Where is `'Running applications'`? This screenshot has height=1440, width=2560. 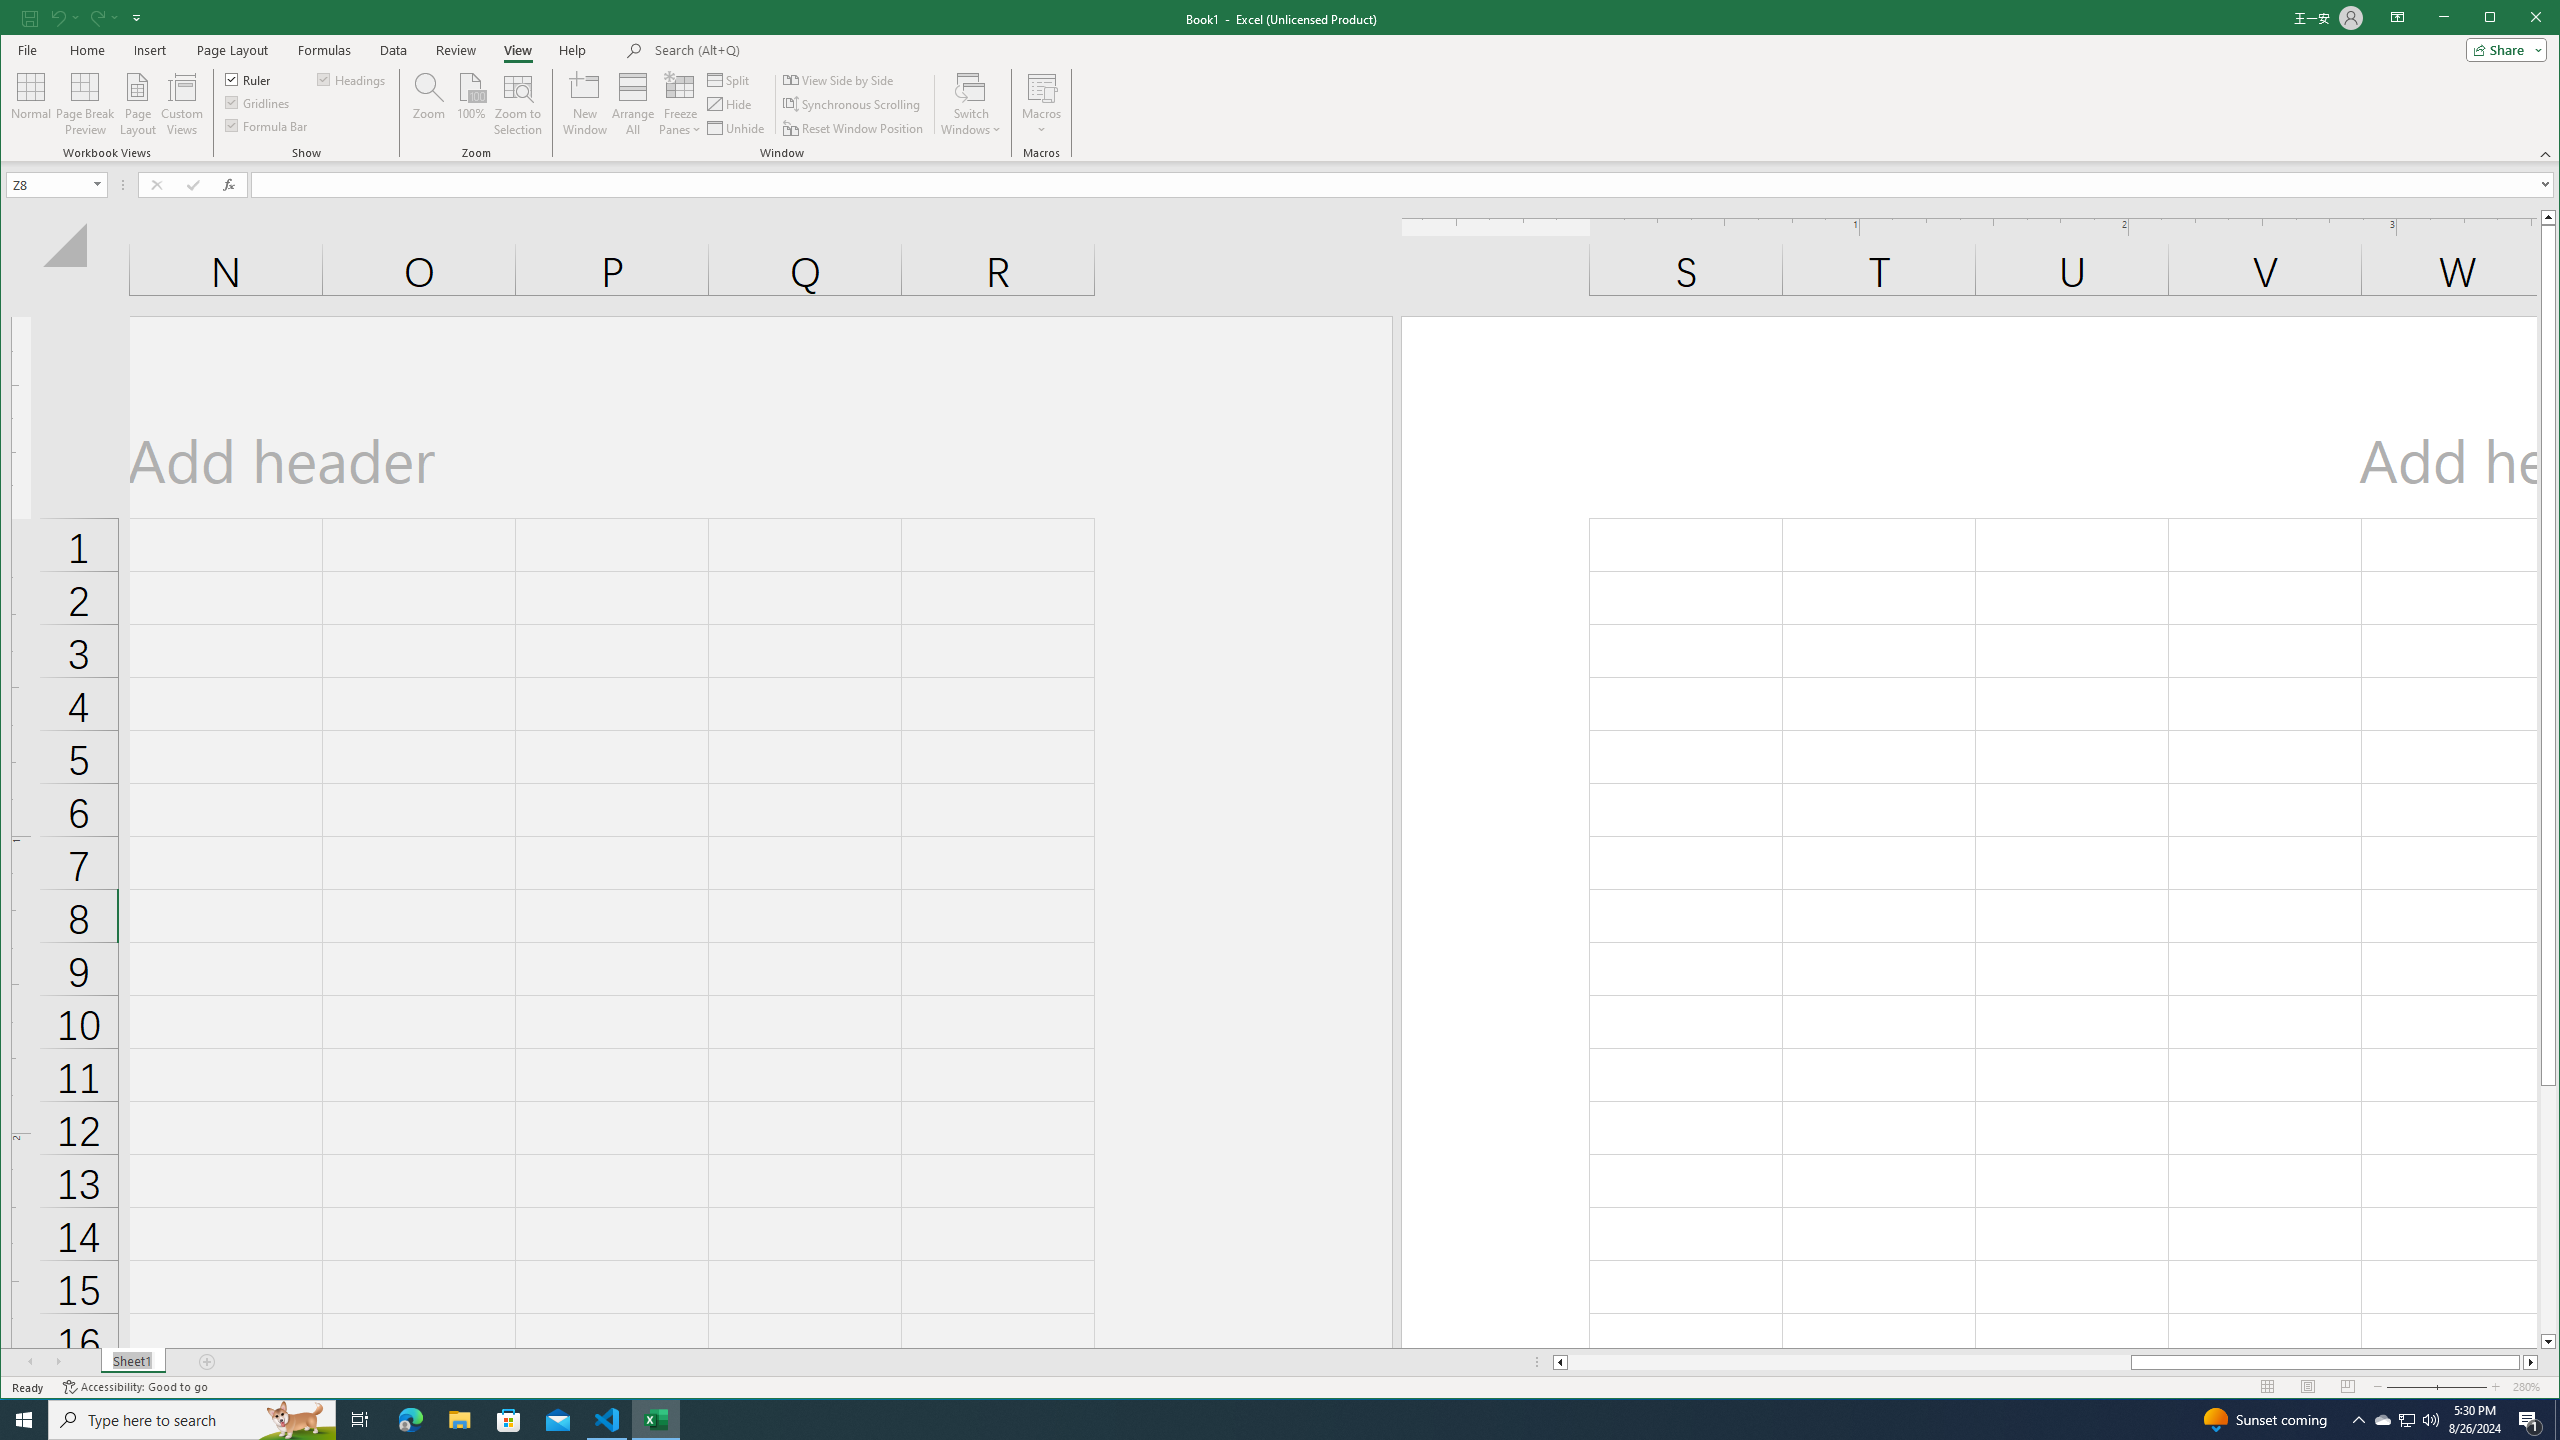 'Running applications' is located at coordinates (1261, 1418).